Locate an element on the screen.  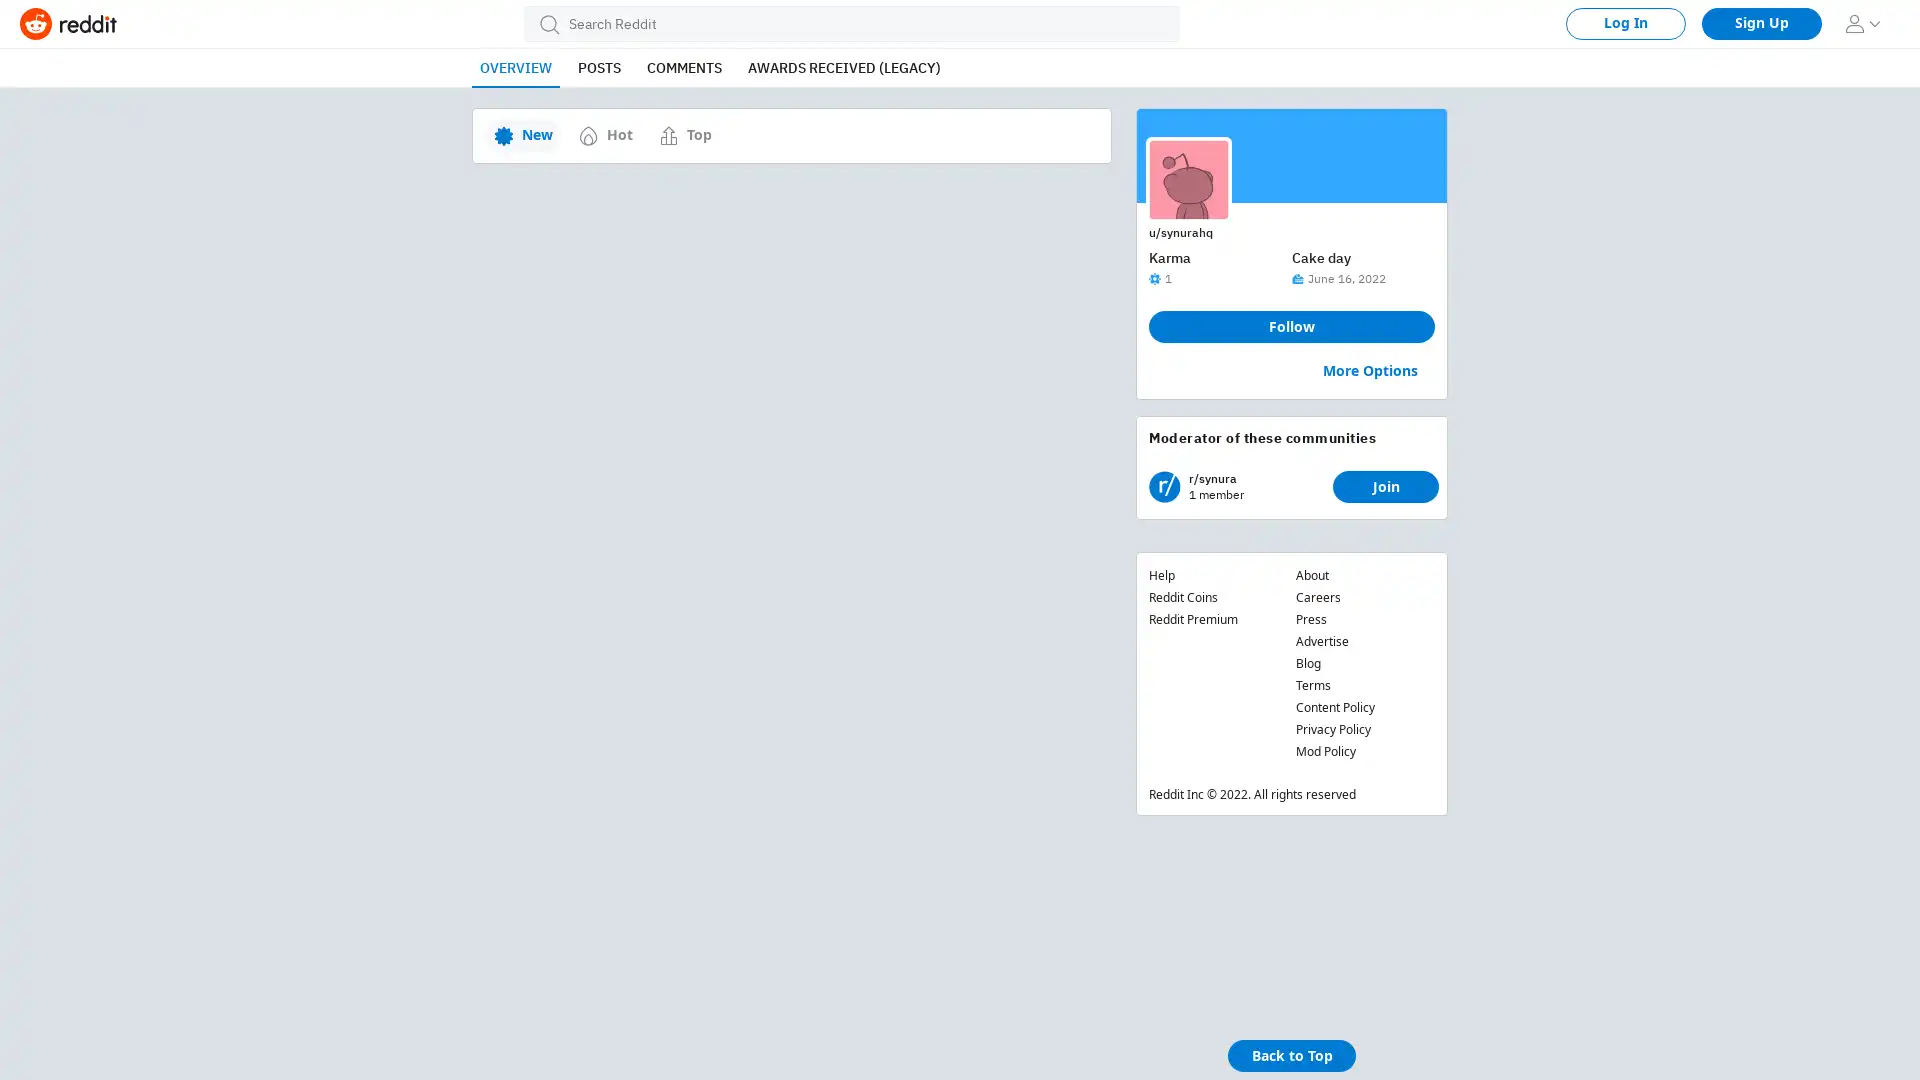
Hot is located at coordinates (604, 135).